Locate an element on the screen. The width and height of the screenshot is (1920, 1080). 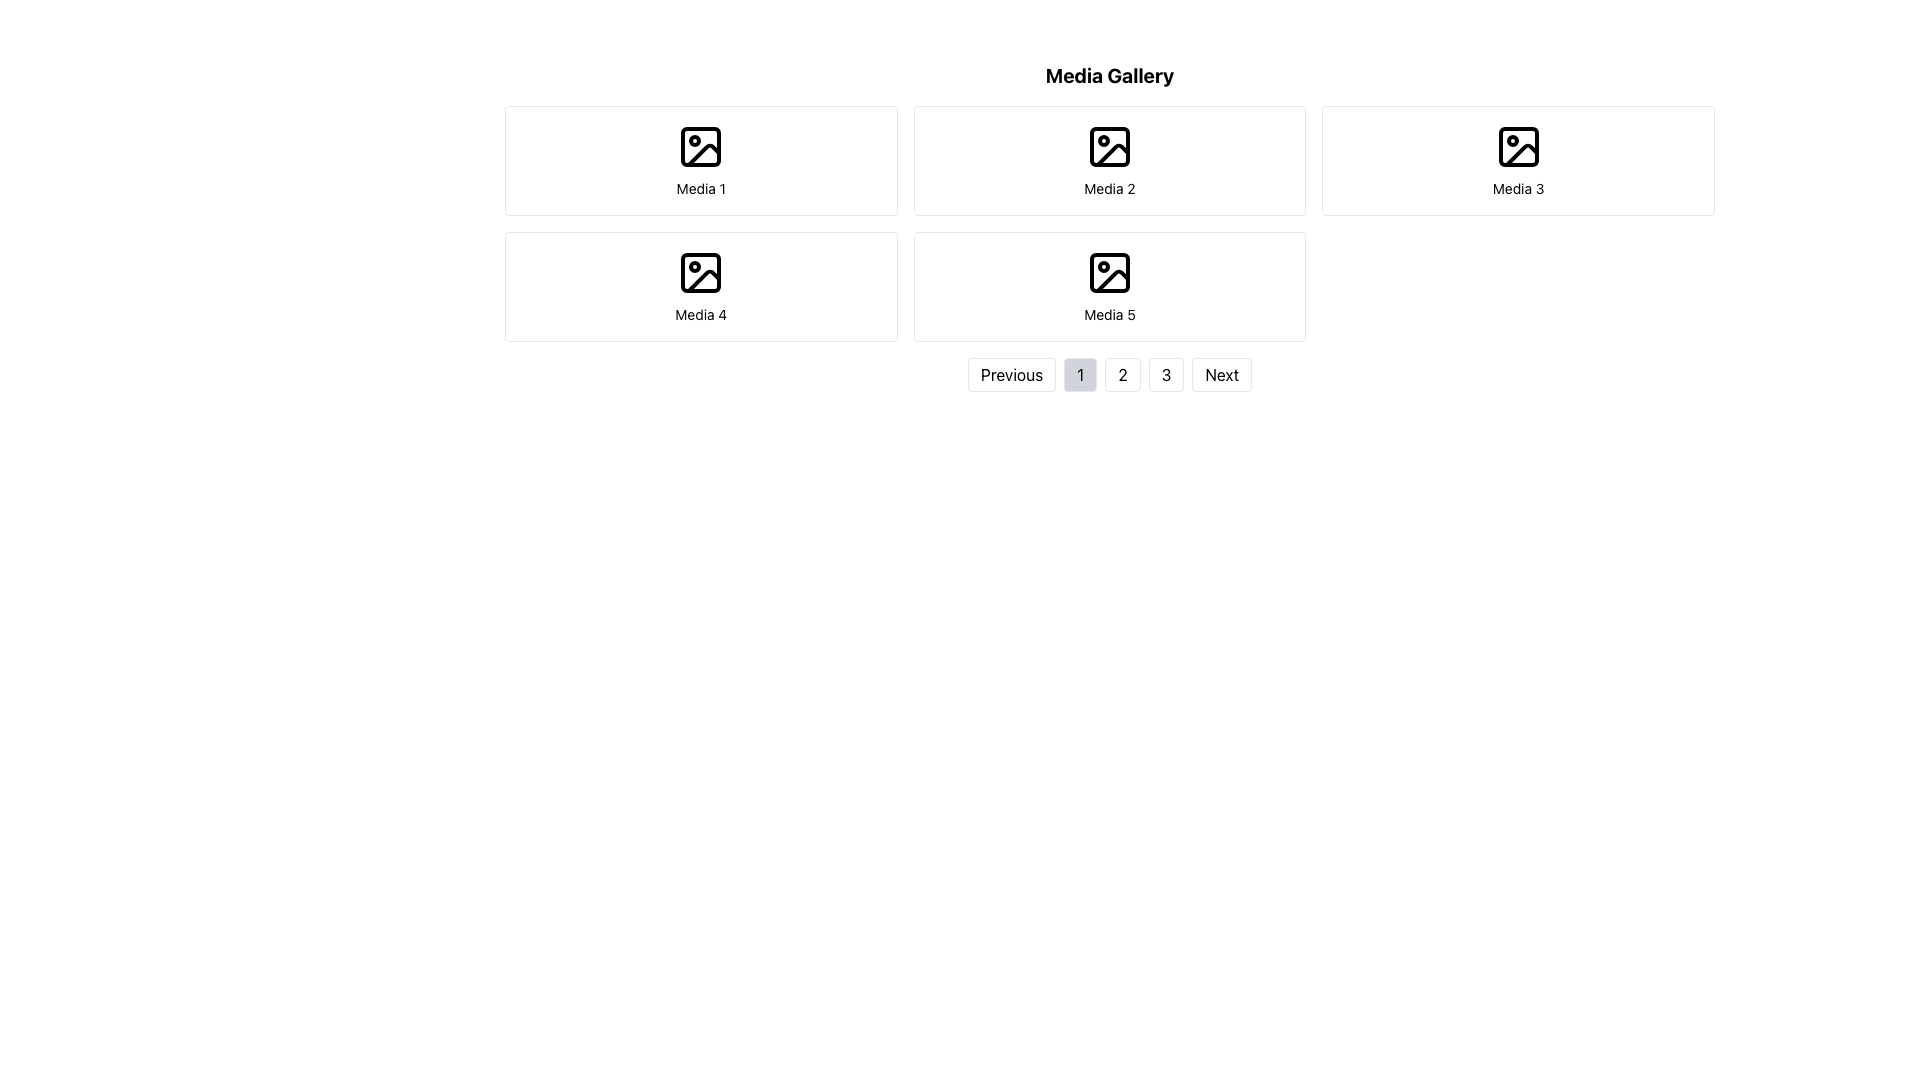
the static text label that describes the content related to the image placeholder above it, located in the second column of the first row in a grid layout is located at coordinates (1108, 189).